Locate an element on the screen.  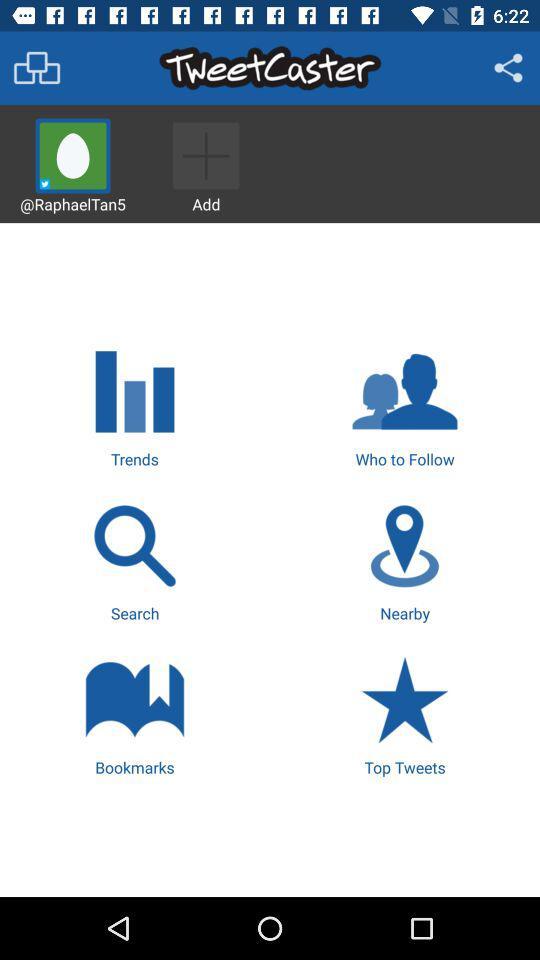
the item at the top right corner is located at coordinates (508, 68).